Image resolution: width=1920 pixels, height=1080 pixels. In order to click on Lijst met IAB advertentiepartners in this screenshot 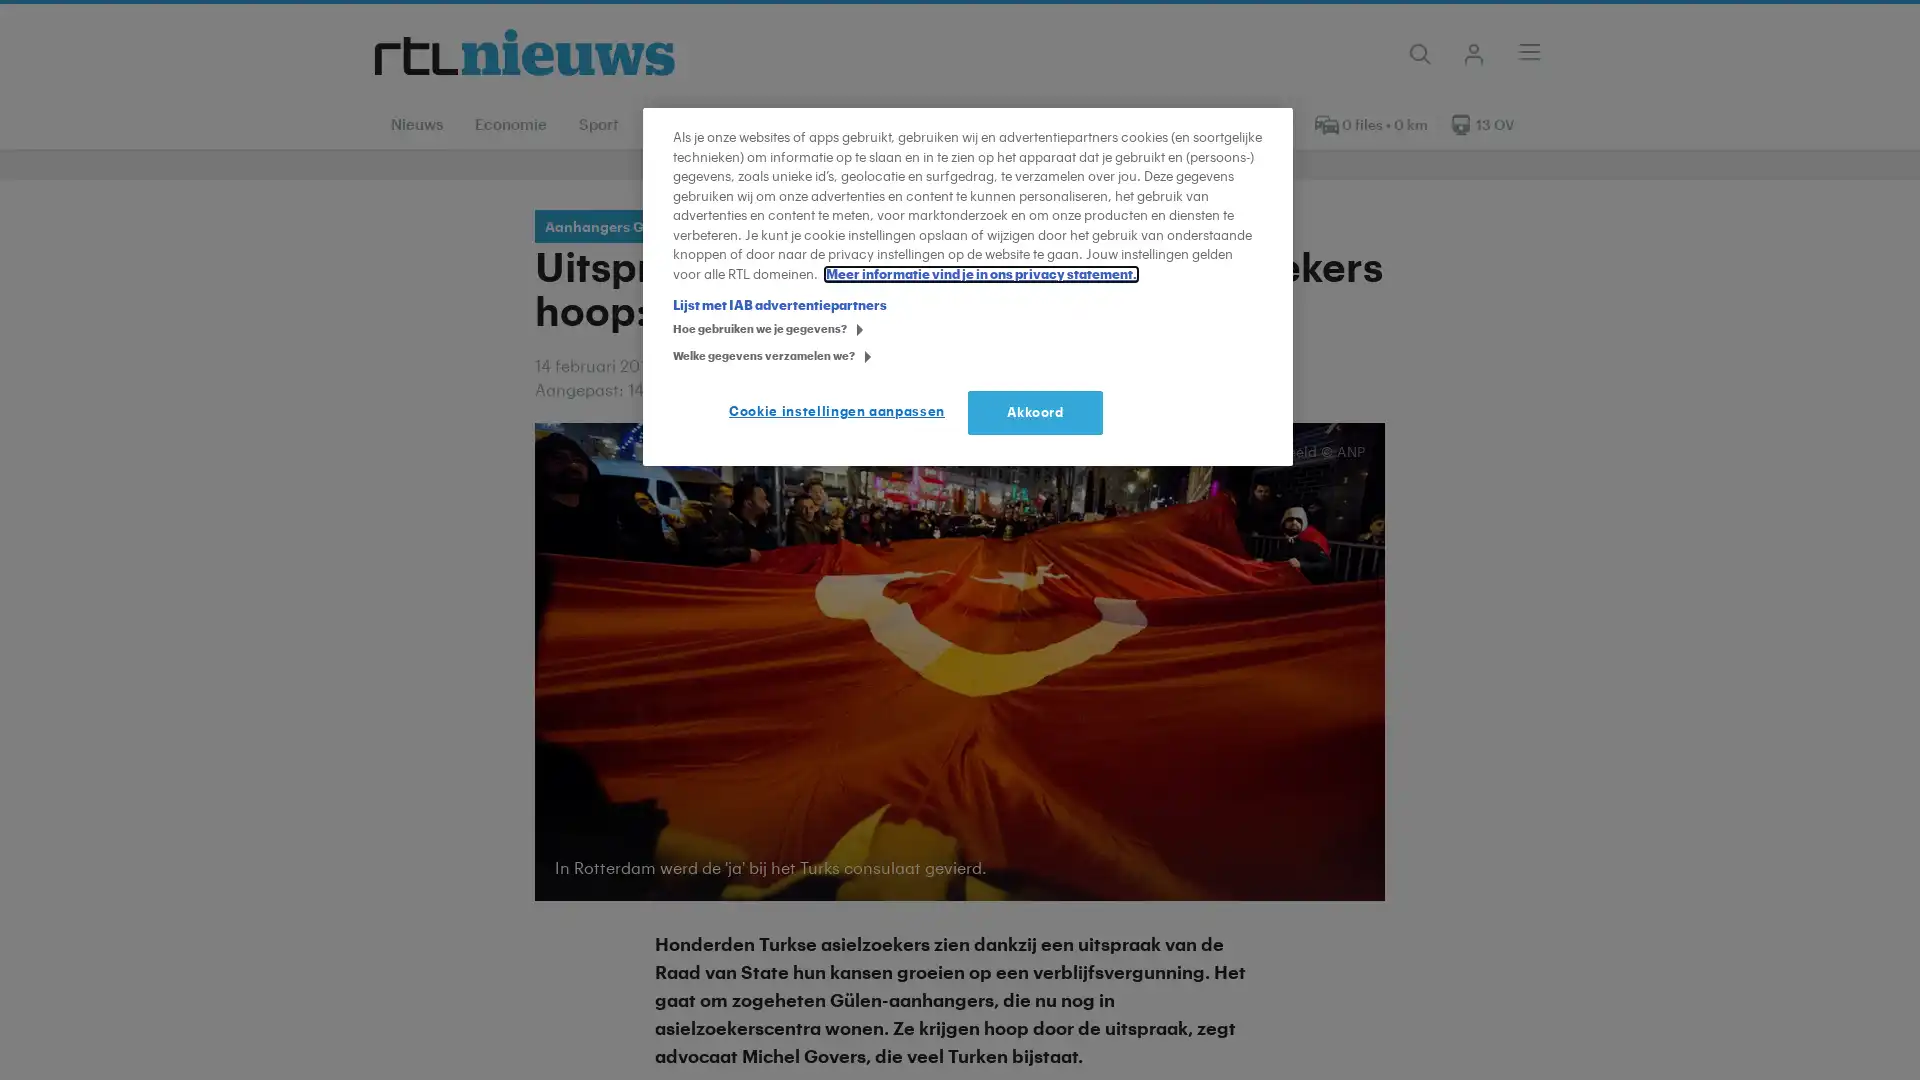, I will do `click(778, 305)`.